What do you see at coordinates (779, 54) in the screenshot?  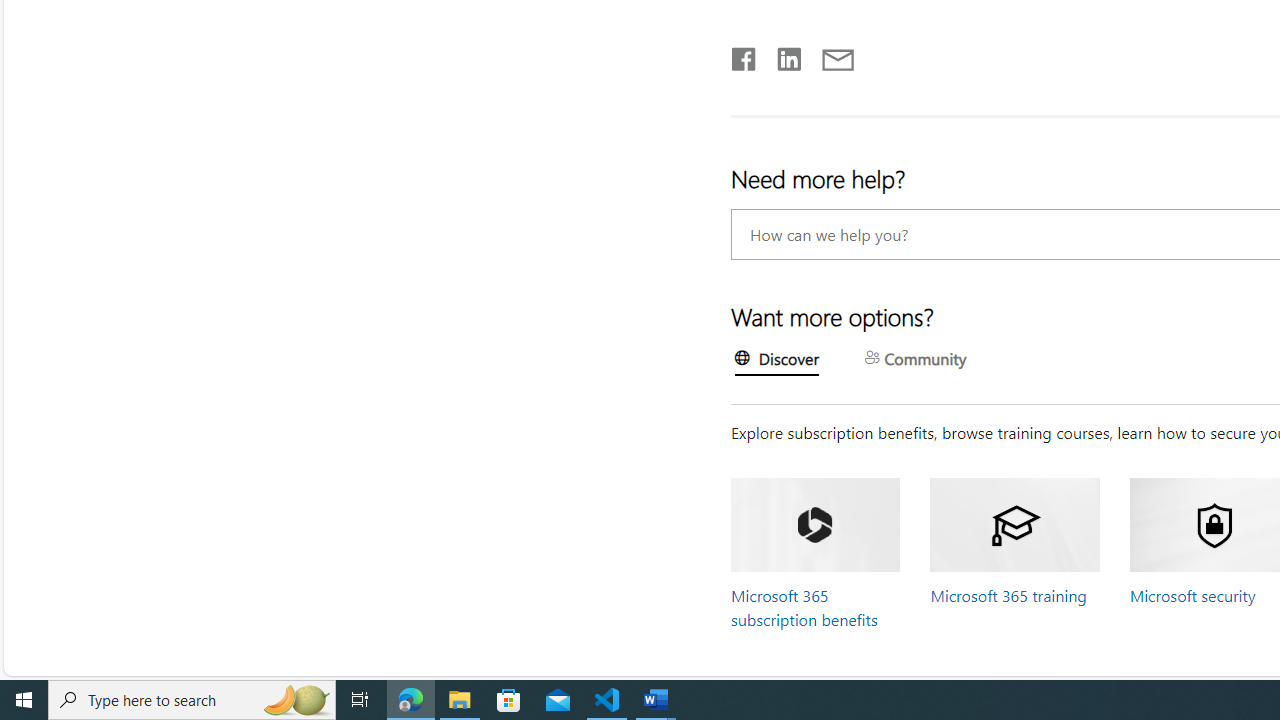 I see `'Share on LinkedIn'` at bounding box center [779, 54].